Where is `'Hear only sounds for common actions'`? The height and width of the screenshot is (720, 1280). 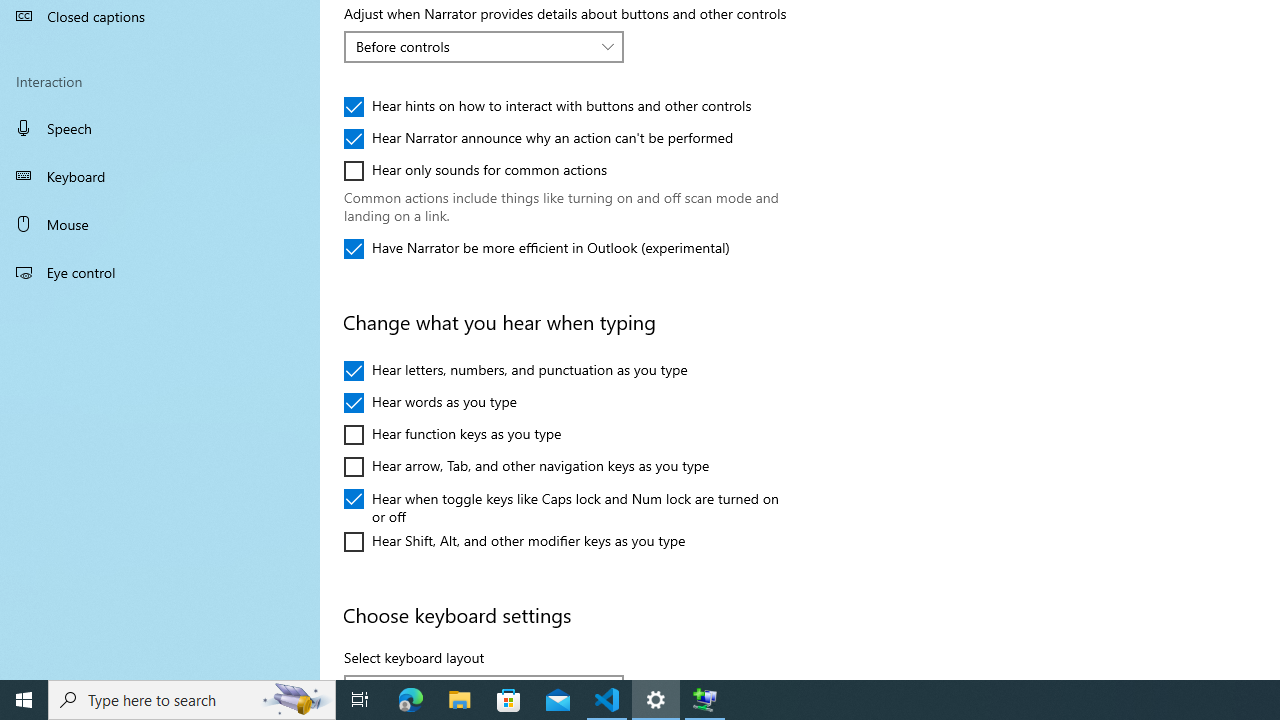 'Hear only sounds for common actions' is located at coordinates (475, 170).